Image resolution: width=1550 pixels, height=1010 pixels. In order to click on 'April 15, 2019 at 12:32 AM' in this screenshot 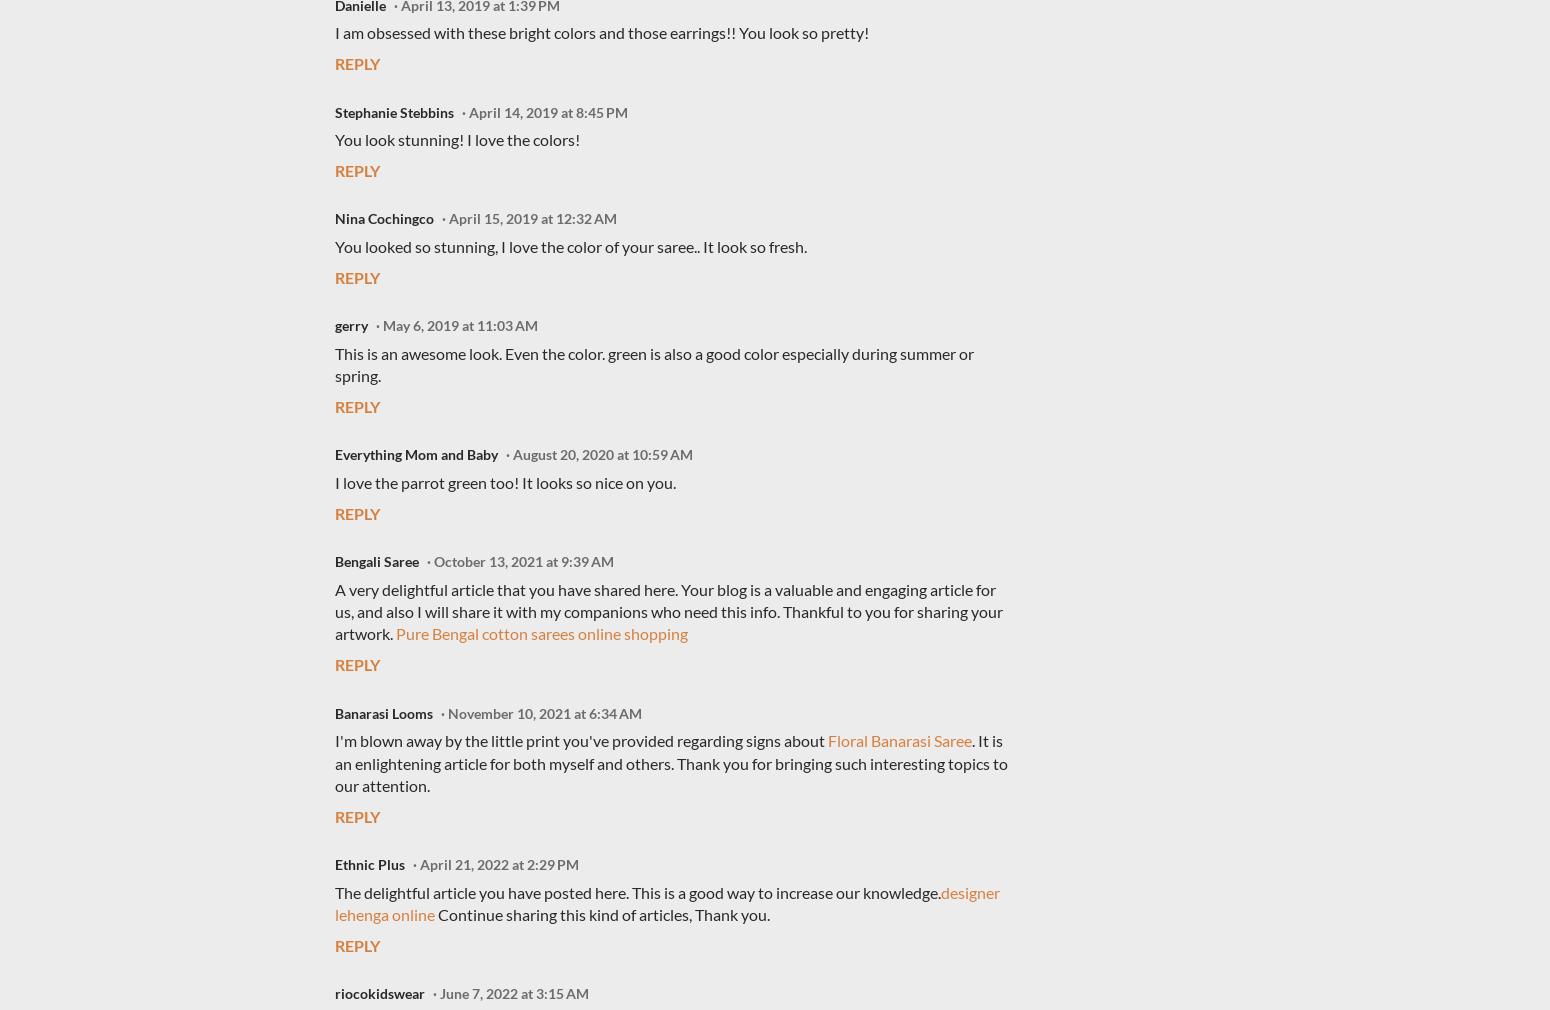, I will do `click(532, 217)`.